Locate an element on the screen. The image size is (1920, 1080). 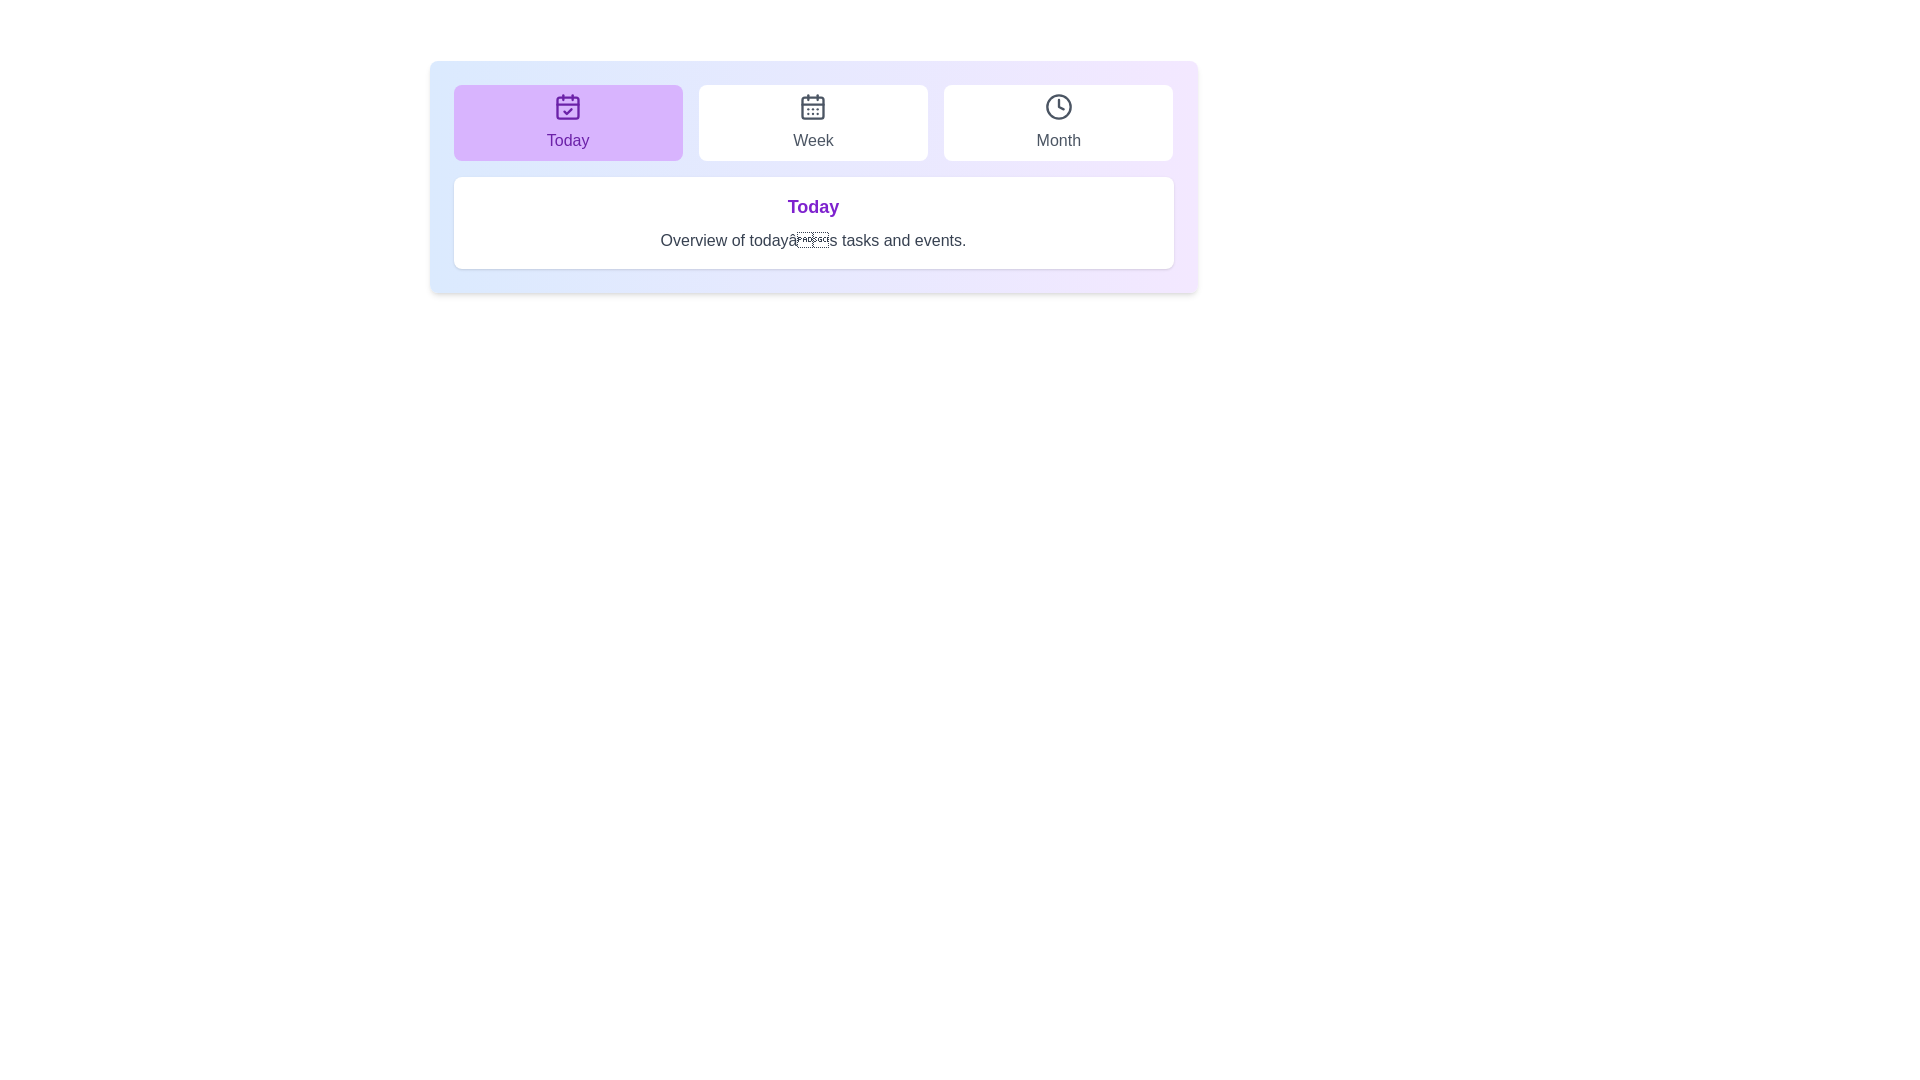
the tab labeled Month to view its associated text is located at coordinates (1058, 123).